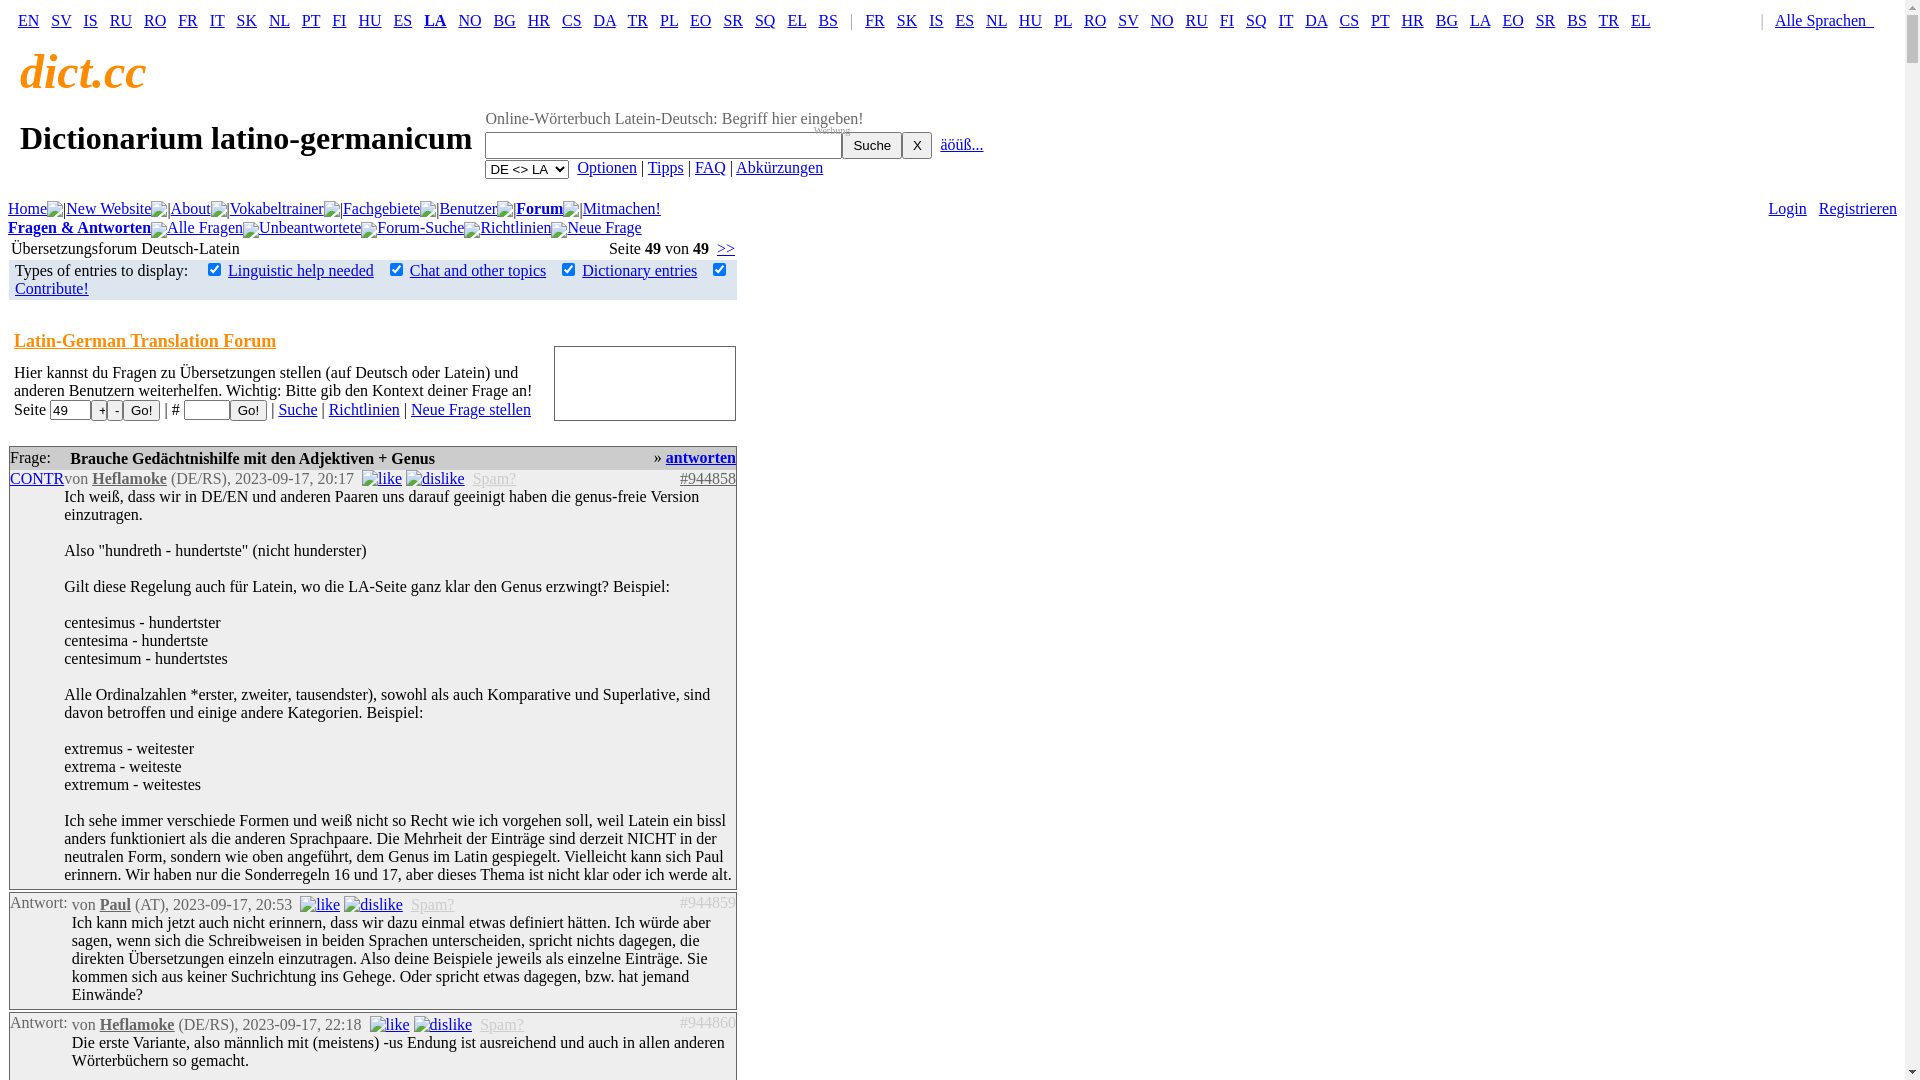 The width and height of the screenshot is (1920, 1080). Describe the element at coordinates (621, 208) in the screenshot. I see `'Mitmachen!'` at that location.